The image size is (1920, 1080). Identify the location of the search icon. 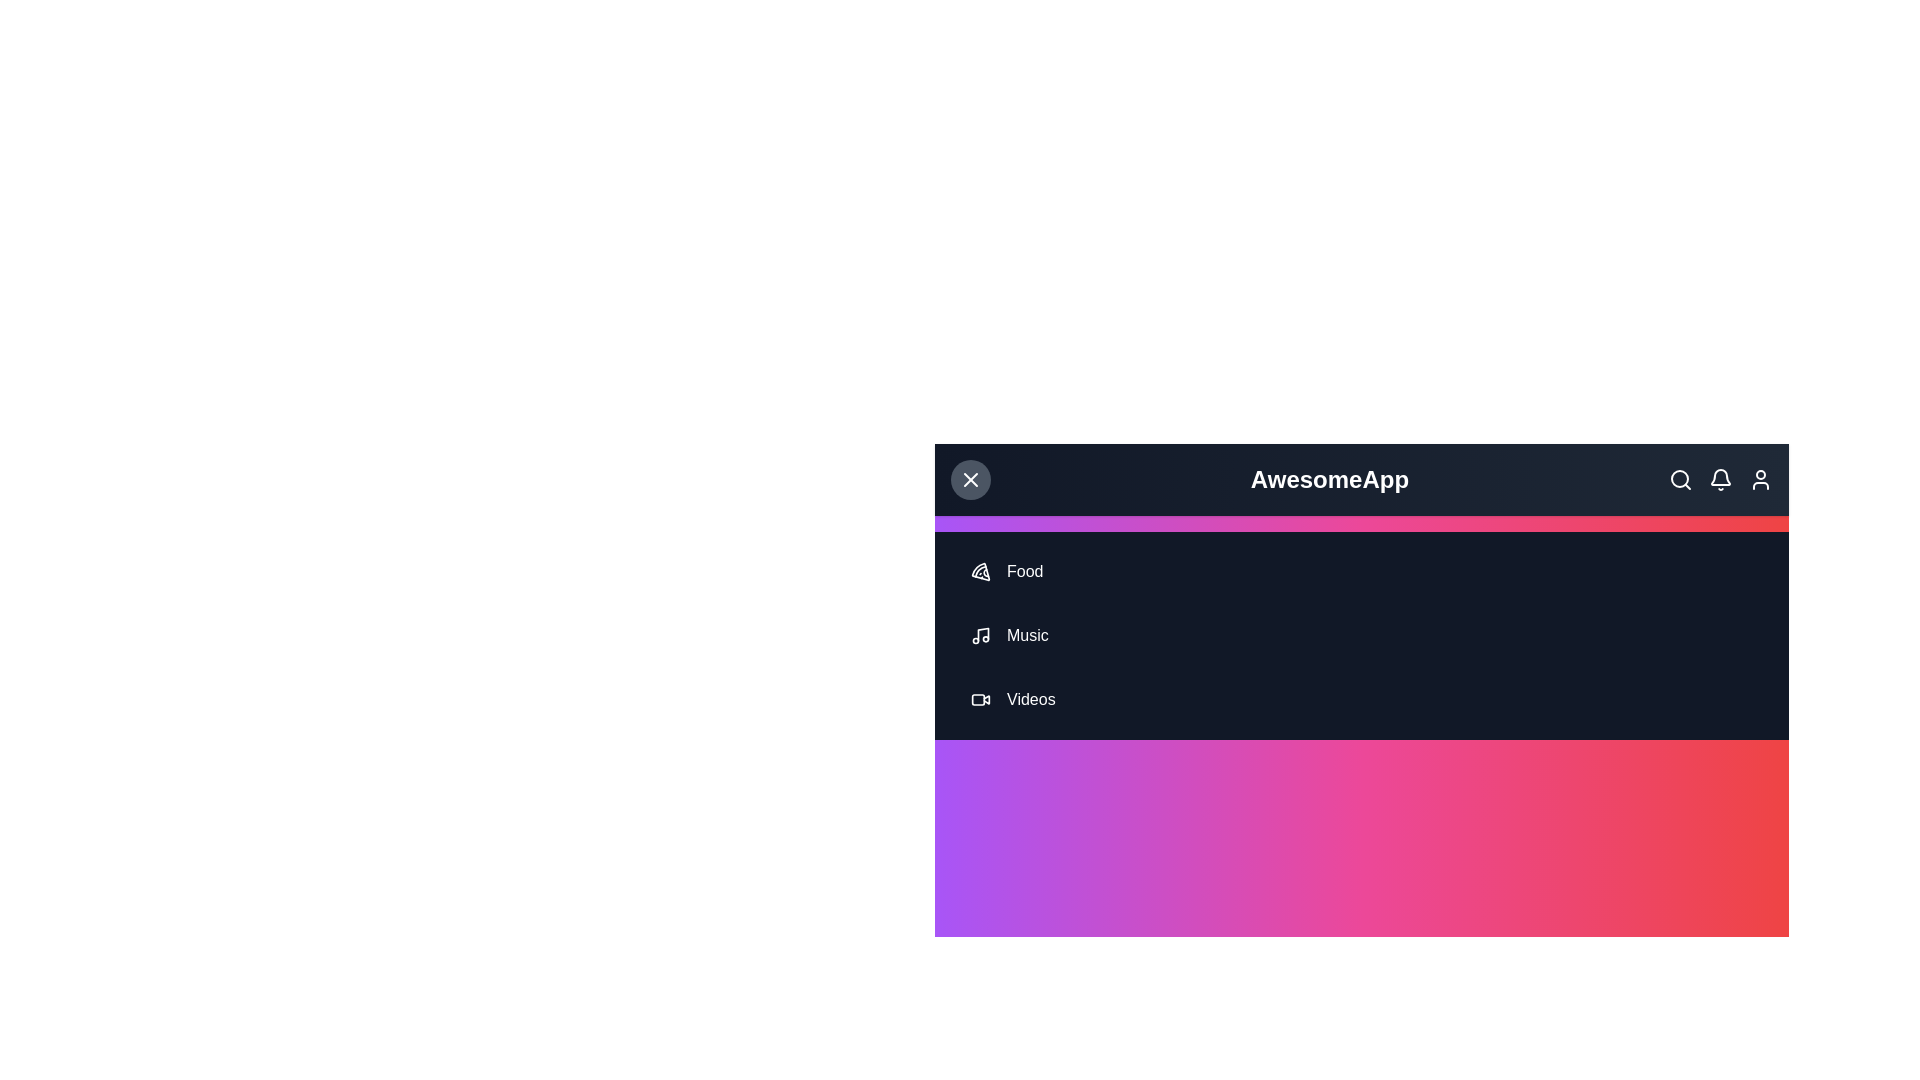
(1680, 479).